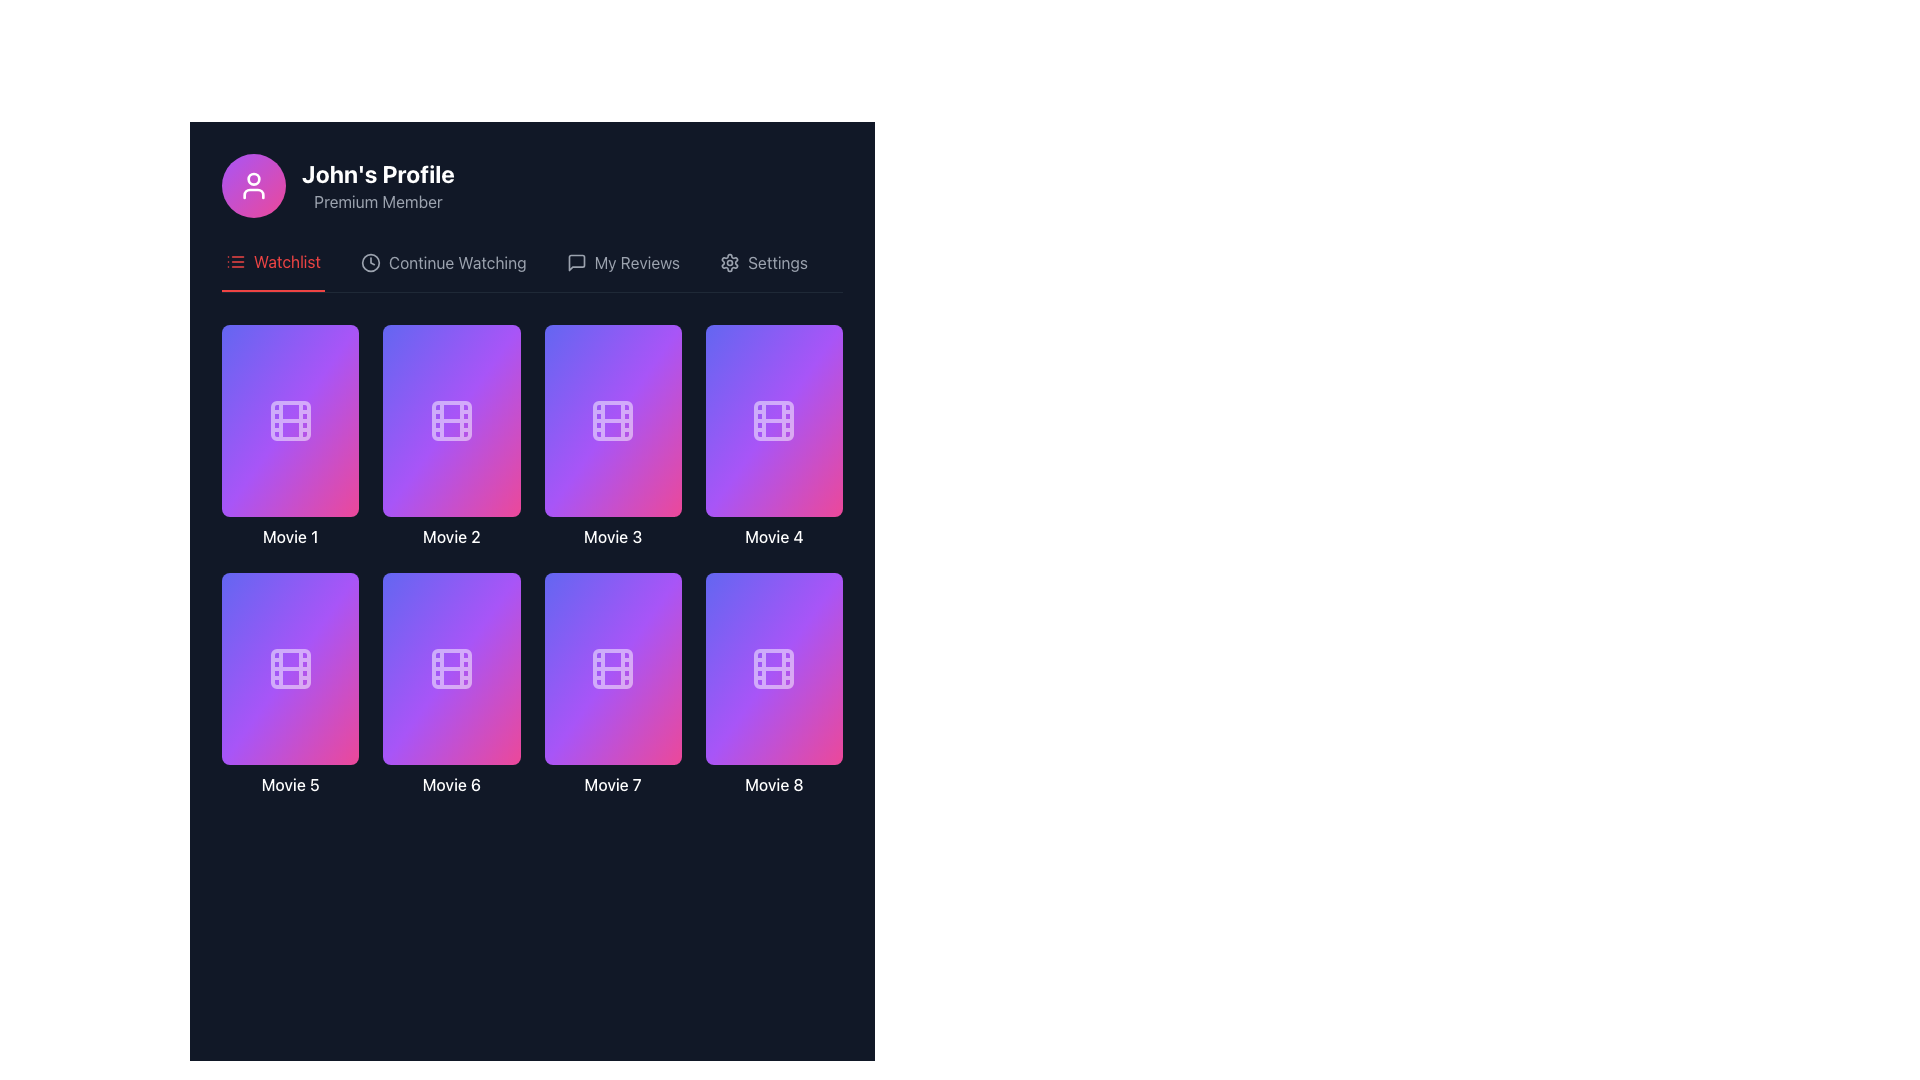  Describe the element at coordinates (450, 684) in the screenshot. I see `the rounded button with a red background and a white play icon, associated with the item labeled 'Movie 6', located in the second row, second column of the grid to trigger hover effects` at that location.